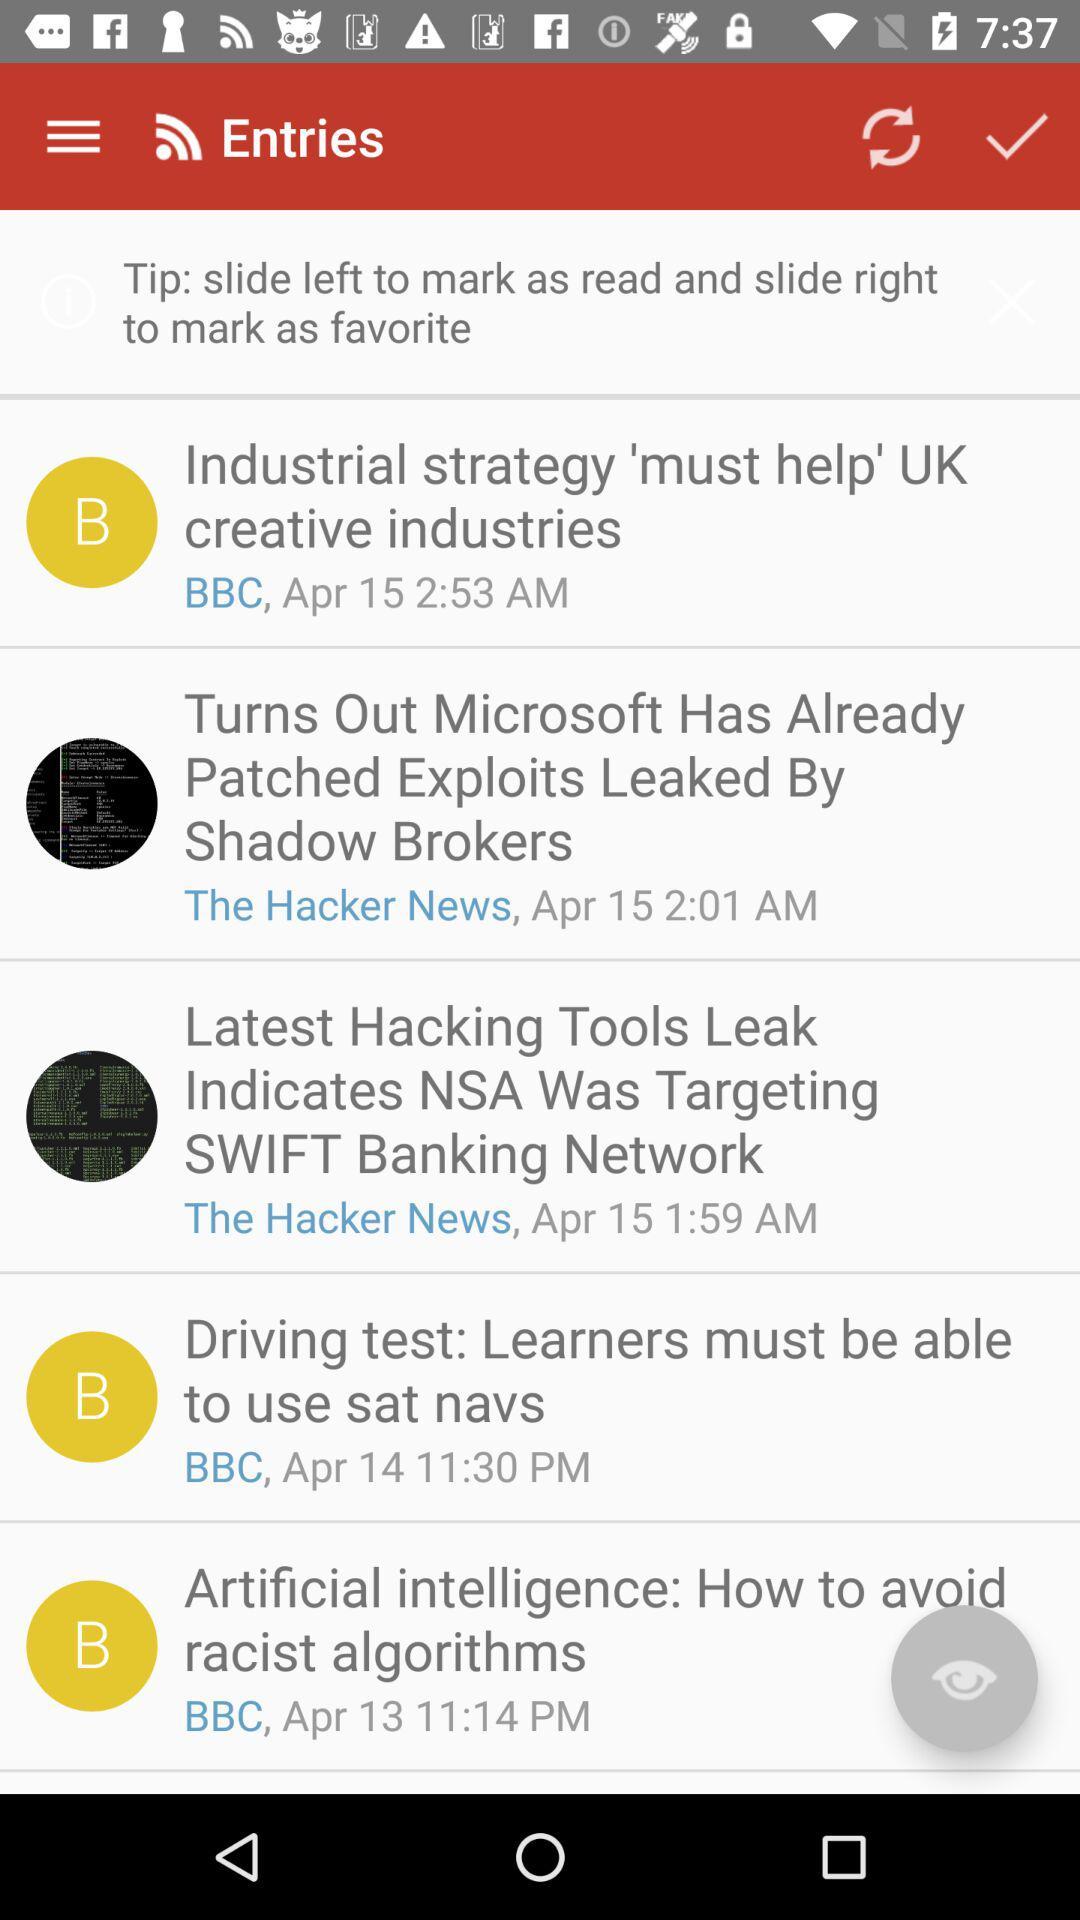 This screenshot has width=1080, height=1920. Describe the element at coordinates (72, 135) in the screenshot. I see `app above tip slide left app` at that location.